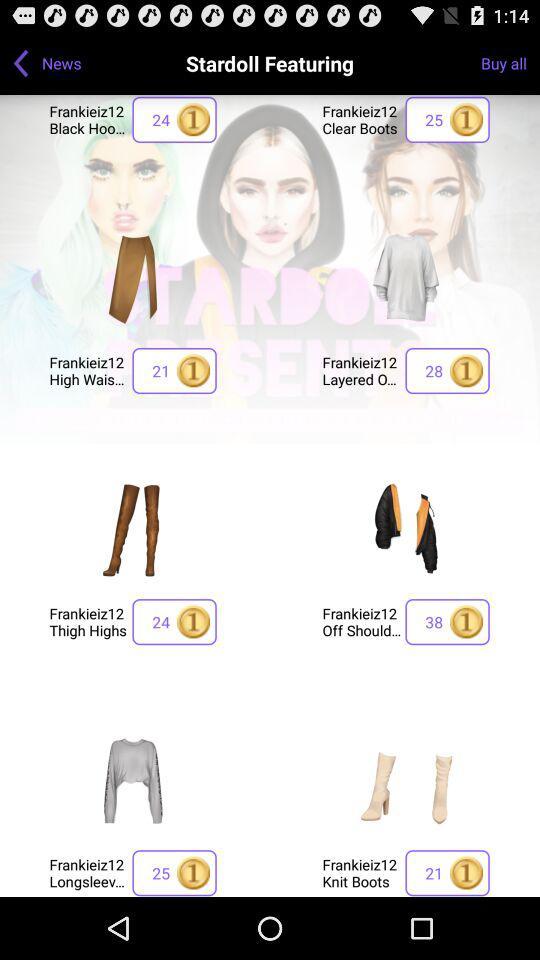  I want to click on dress, so click(133, 779).